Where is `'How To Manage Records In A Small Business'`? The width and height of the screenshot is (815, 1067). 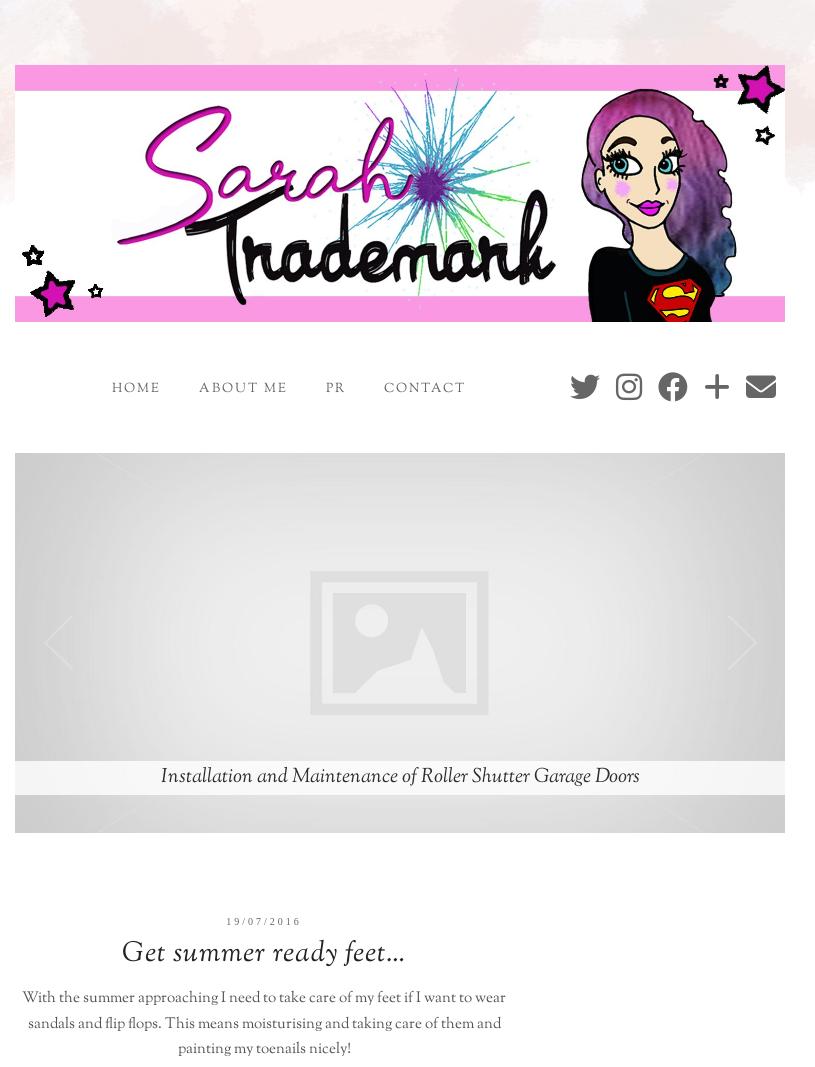
'How To Manage Records In A Small Business' is located at coordinates (399, 775).